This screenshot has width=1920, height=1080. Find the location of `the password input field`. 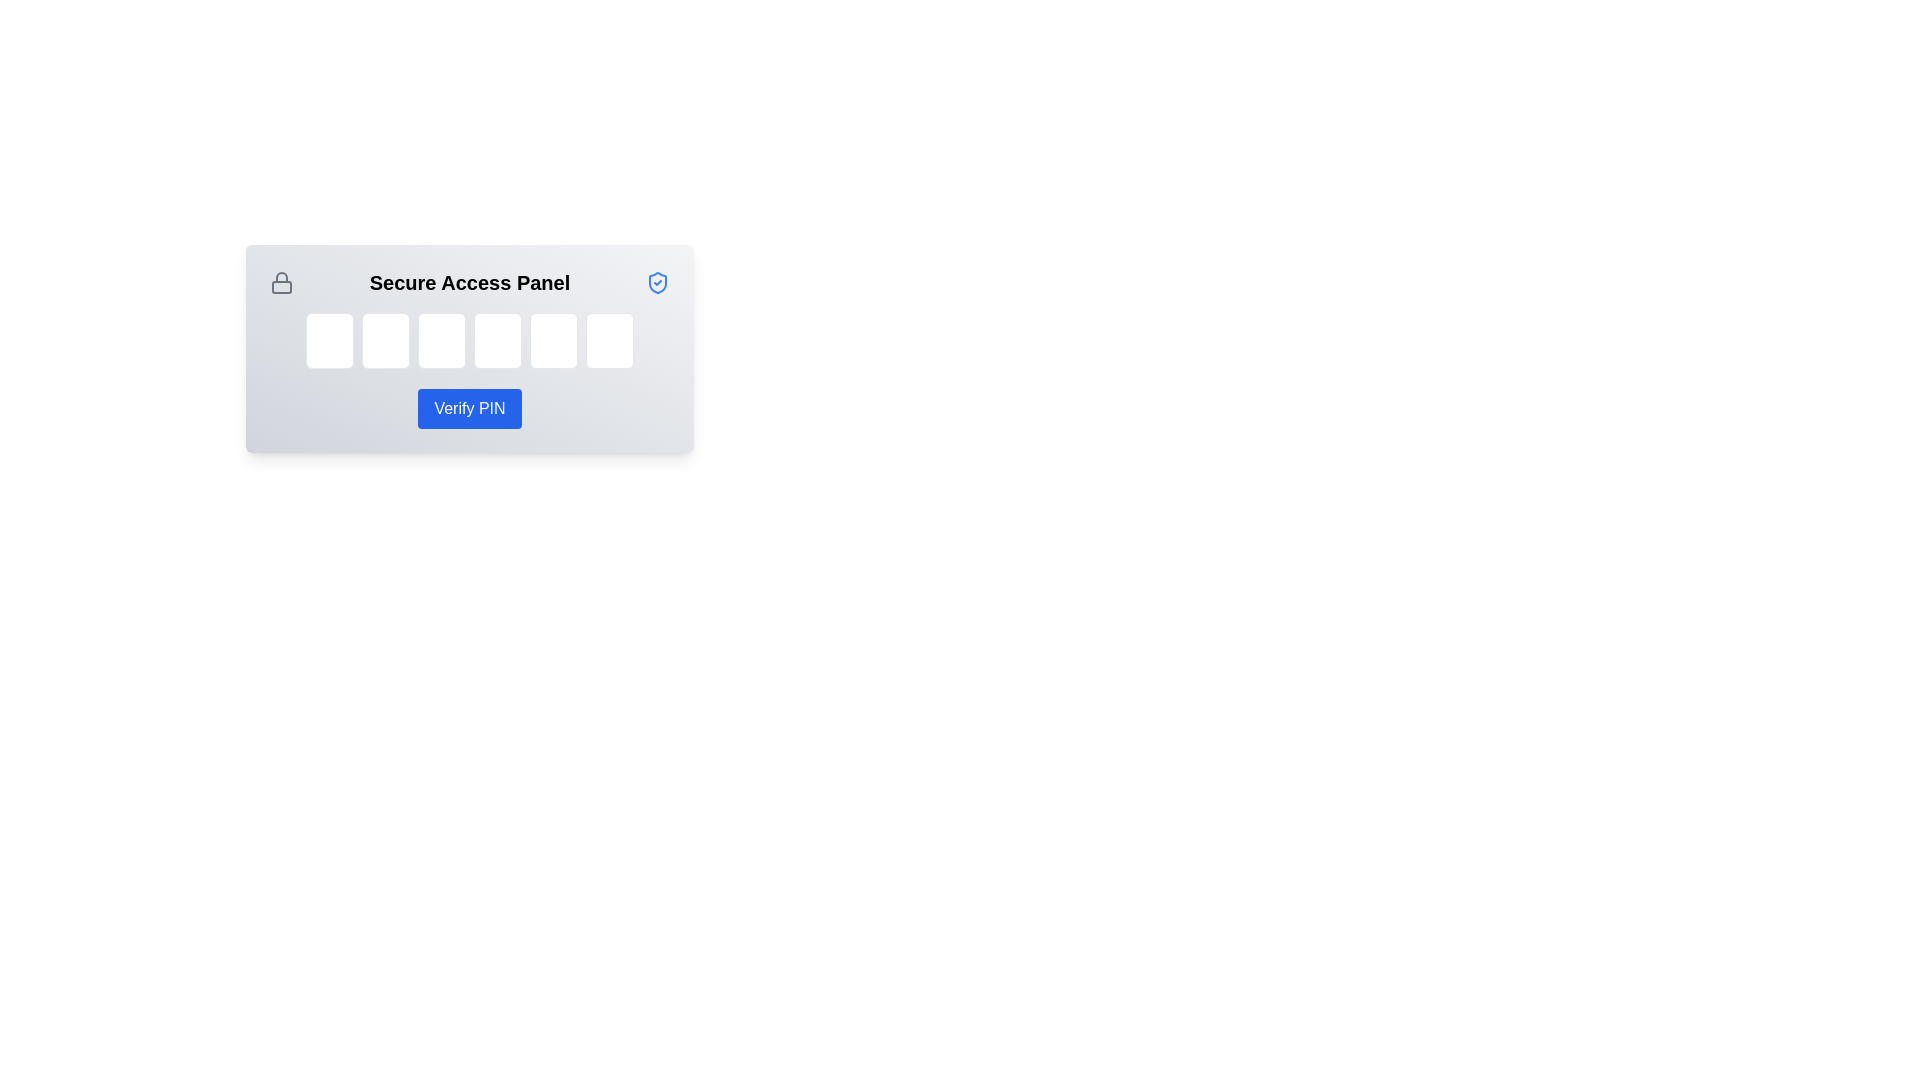

the password input field is located at coordinates (330, 339).